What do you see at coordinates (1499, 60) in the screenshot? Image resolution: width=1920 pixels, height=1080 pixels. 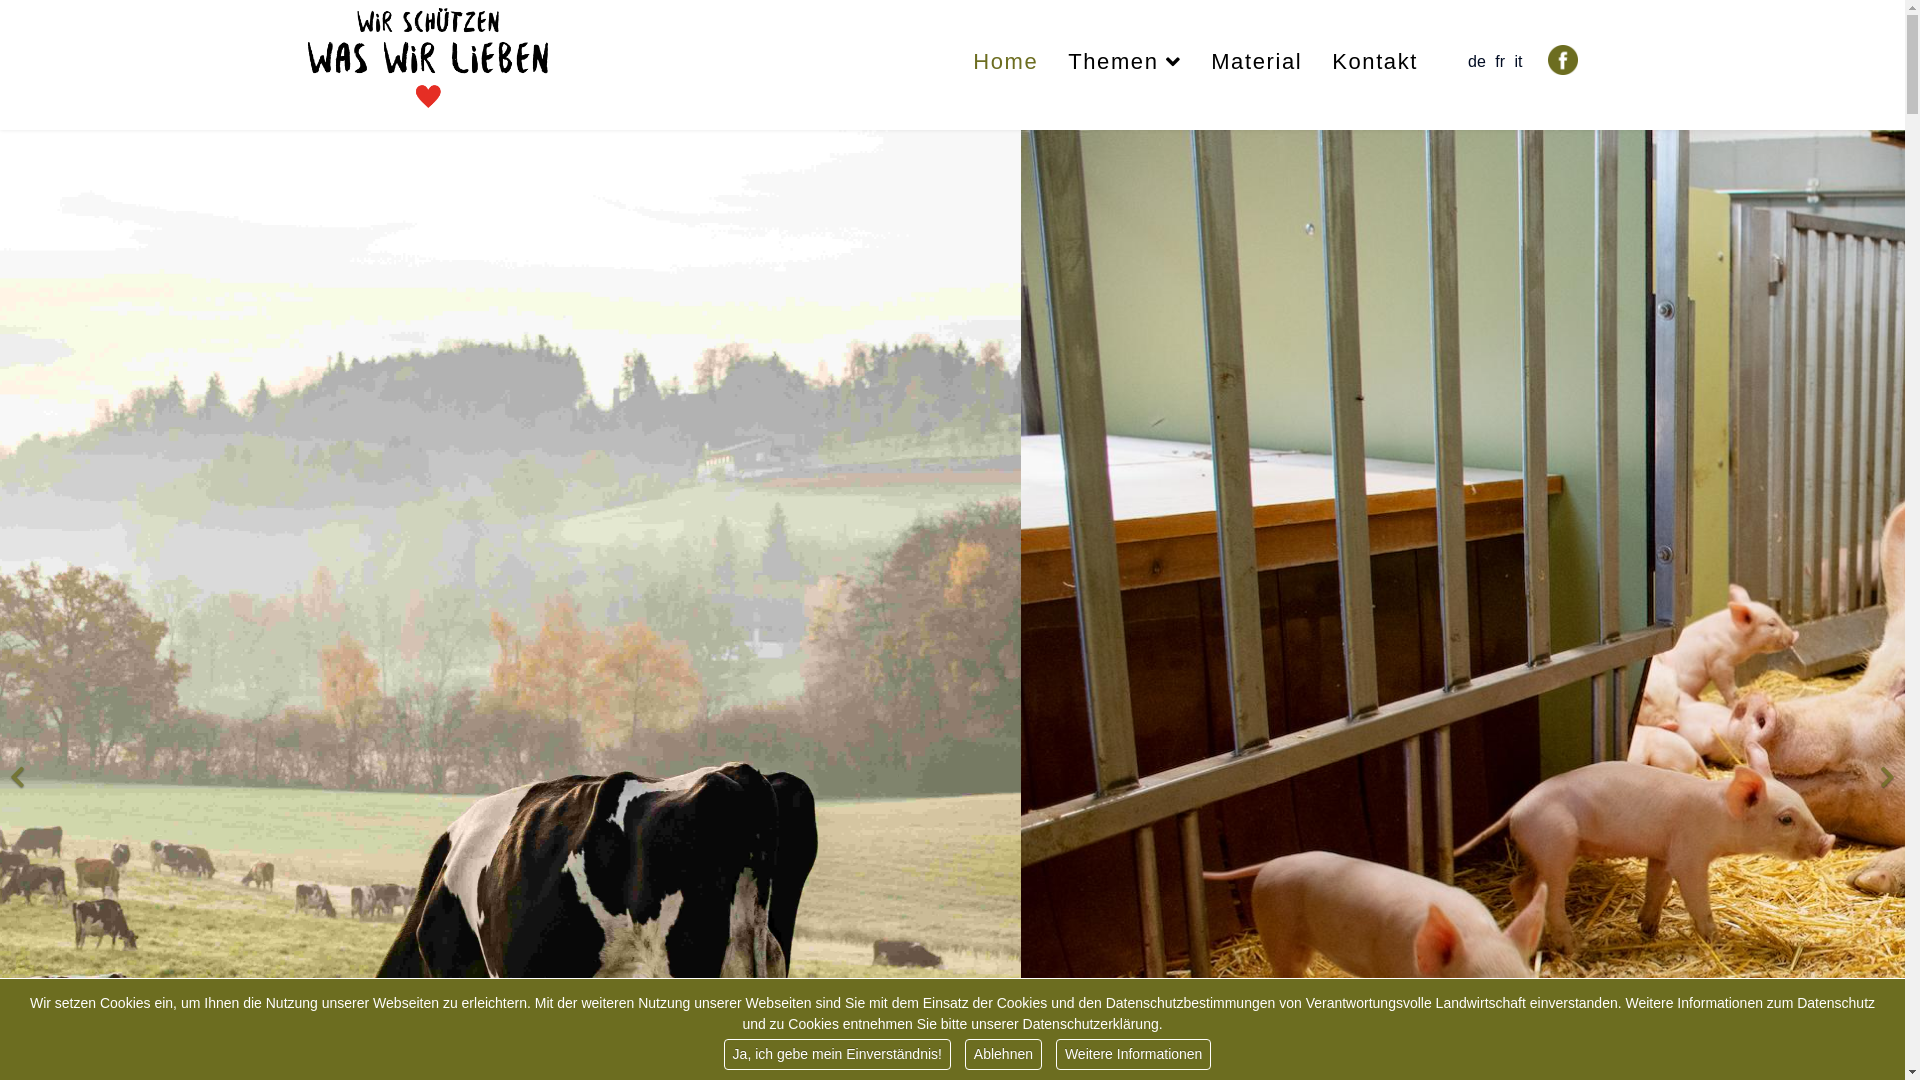 I see `'fr'` at bounding box center [1499, 60].